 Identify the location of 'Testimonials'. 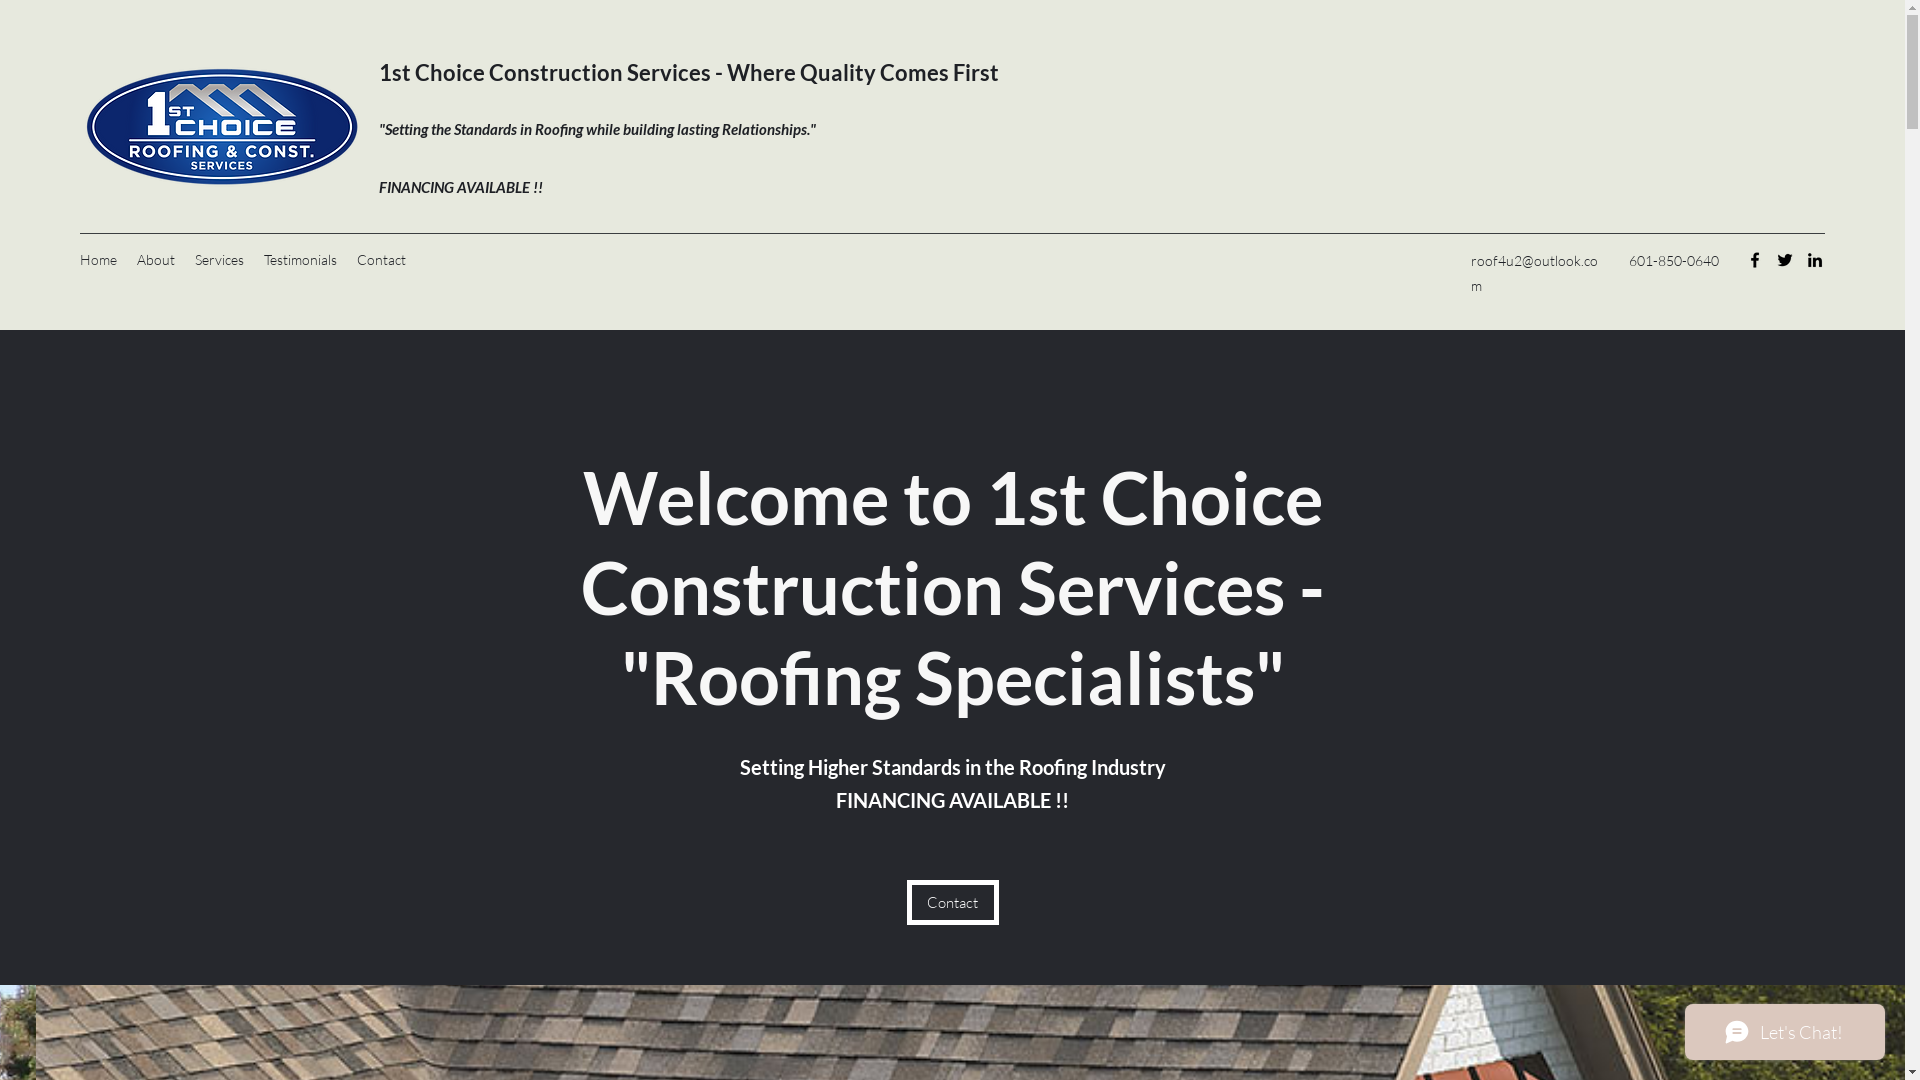
(299, 258).